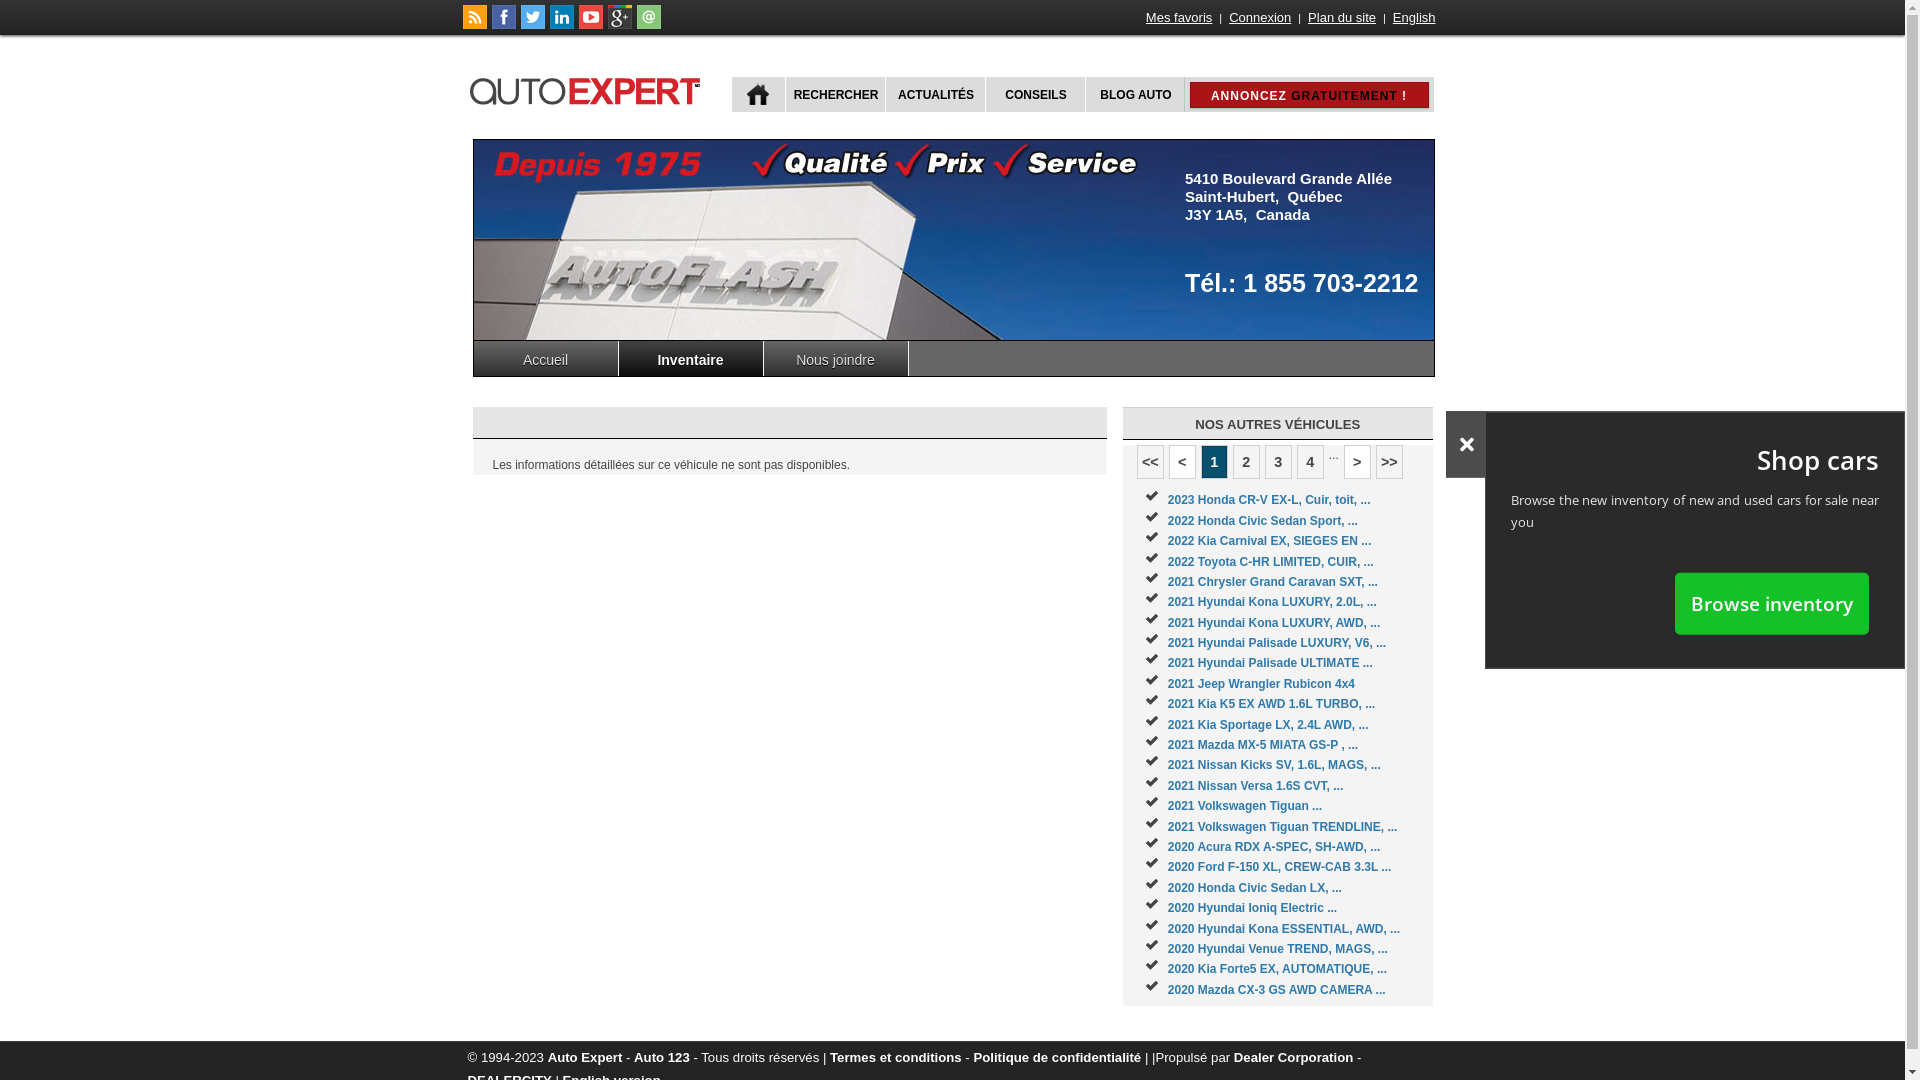 The height and width of the screenshot is (1080, 1920). Describe the element at coordinates (1226, 17) in the screenshot. I see `'Connexion'` at that location.